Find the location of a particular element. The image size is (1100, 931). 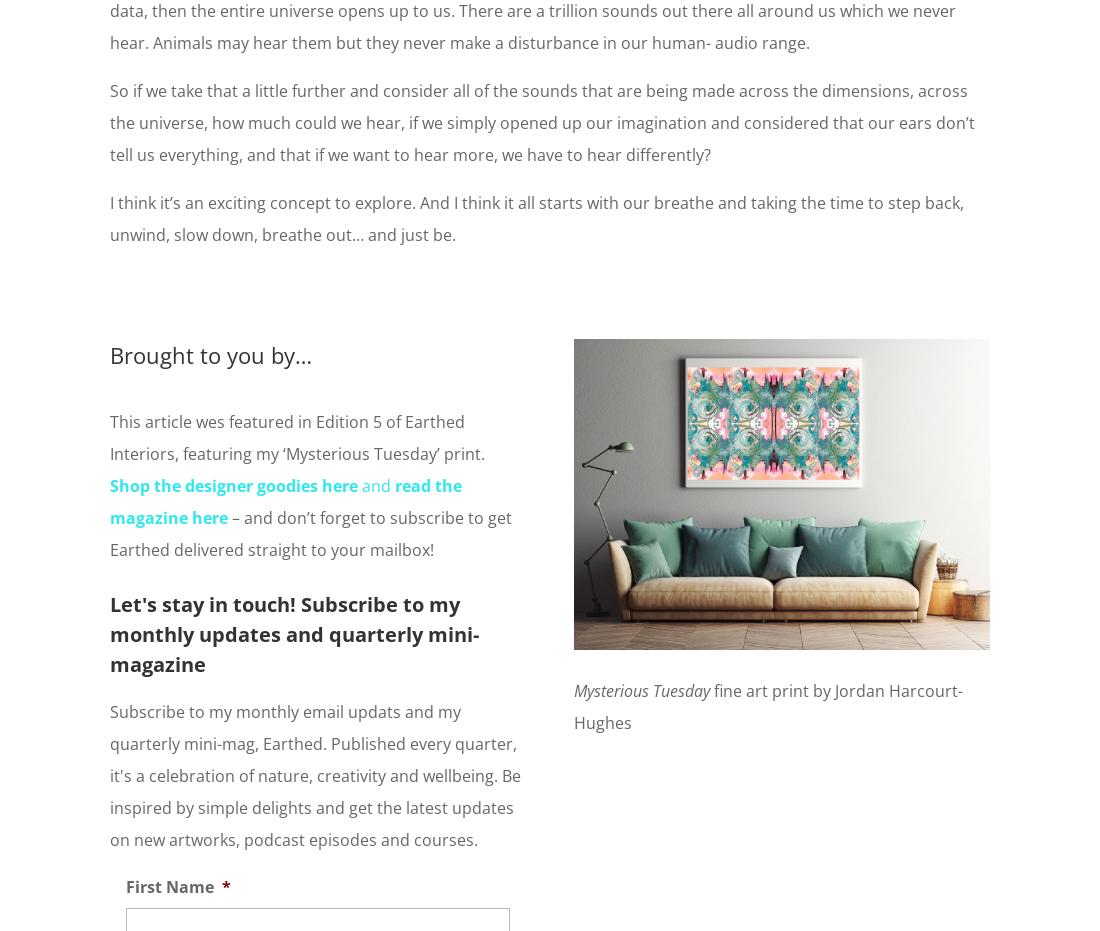

'and' is located at coordinates (376, 484).